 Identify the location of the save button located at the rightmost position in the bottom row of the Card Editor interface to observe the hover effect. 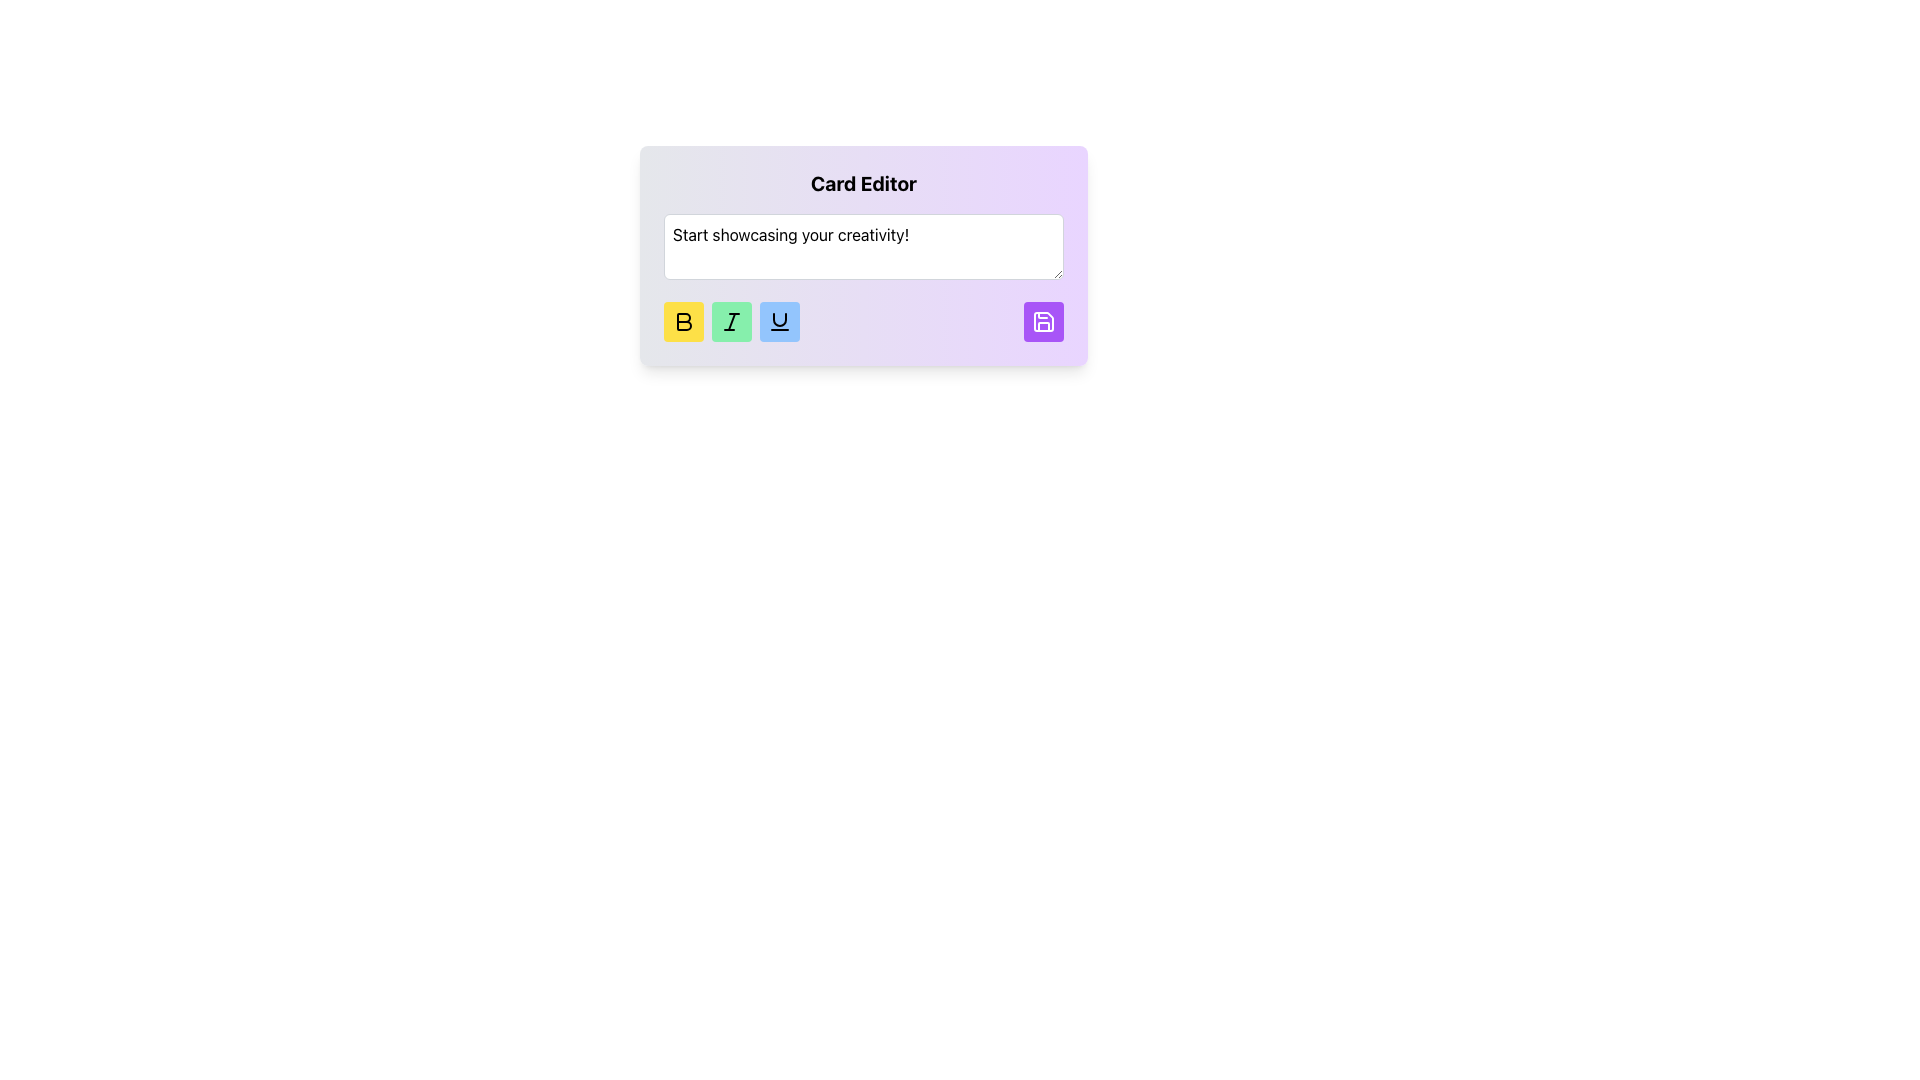
(1042, 320).